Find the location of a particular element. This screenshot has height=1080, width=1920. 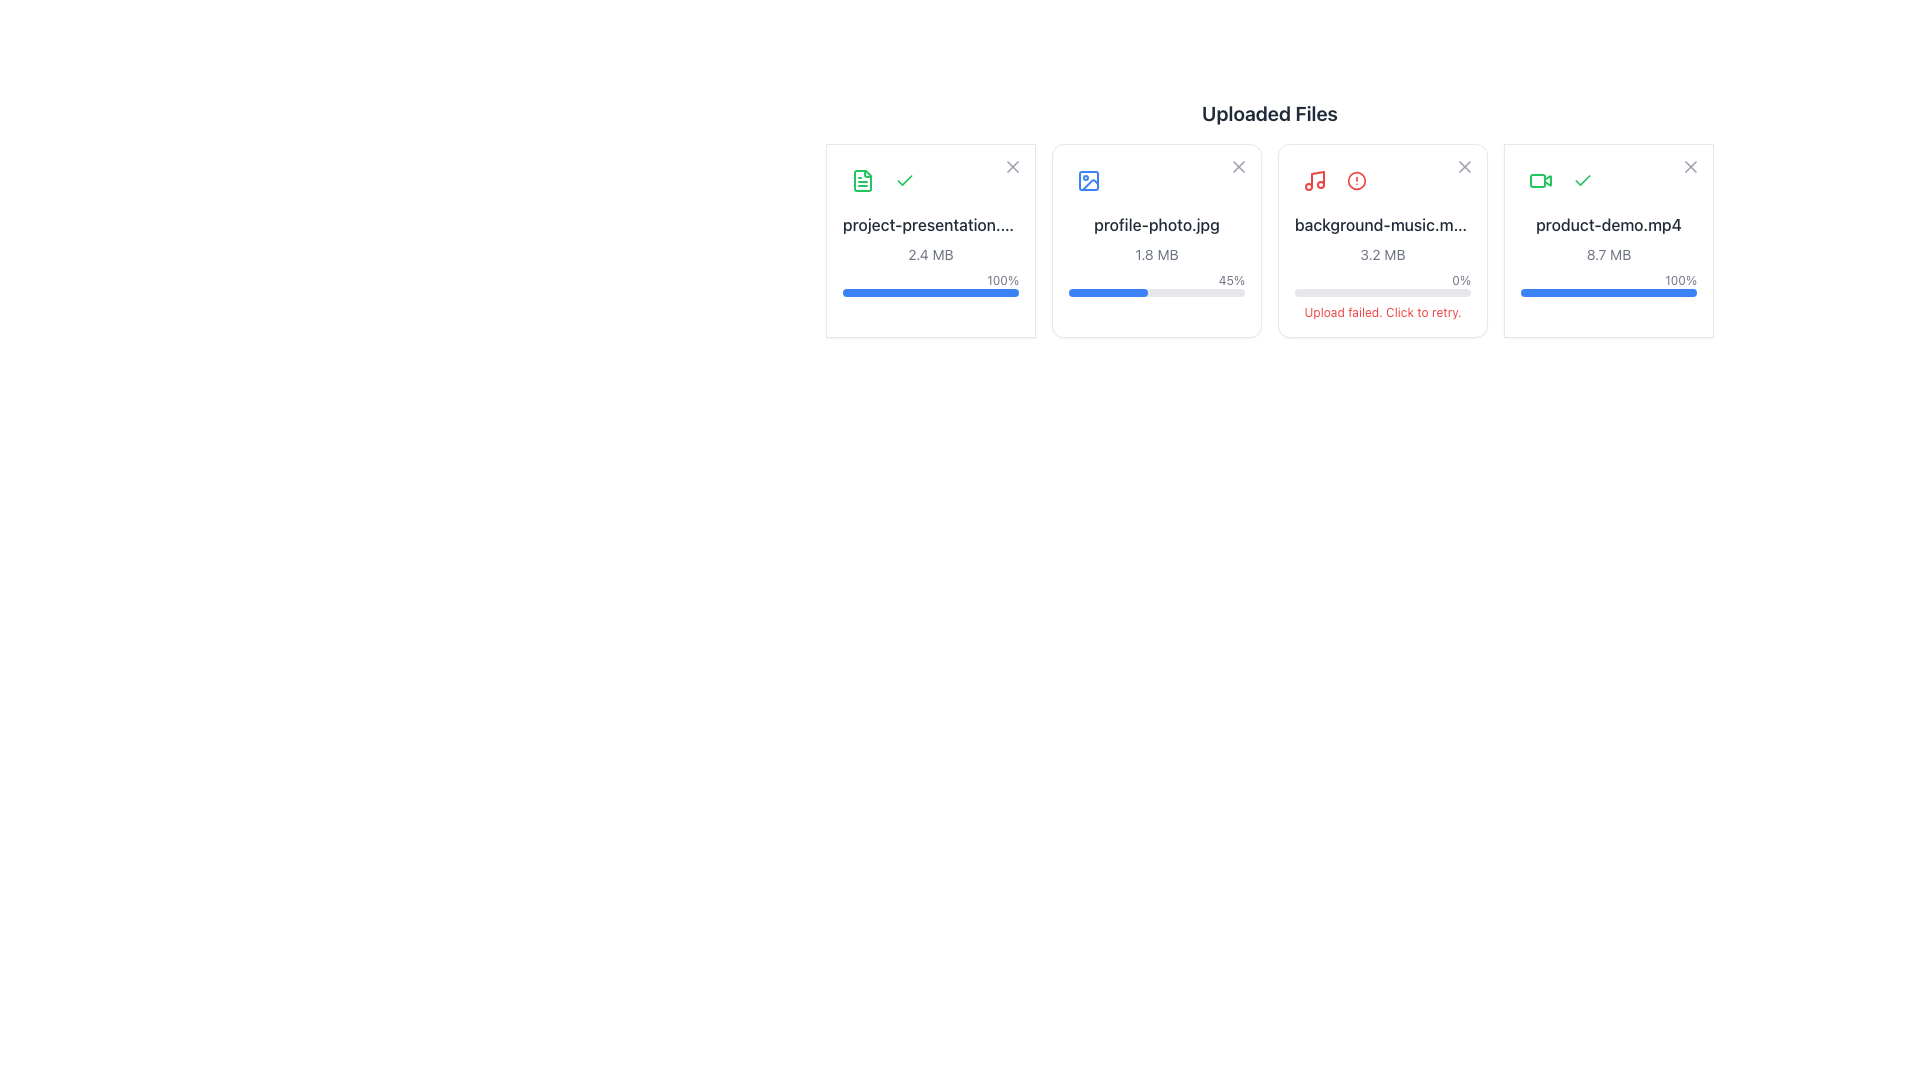

the thick green checkmark icon located in the 'Uploaded Files' section of the 'product-demo.mp4' file card is located at coordinates (904, 180).